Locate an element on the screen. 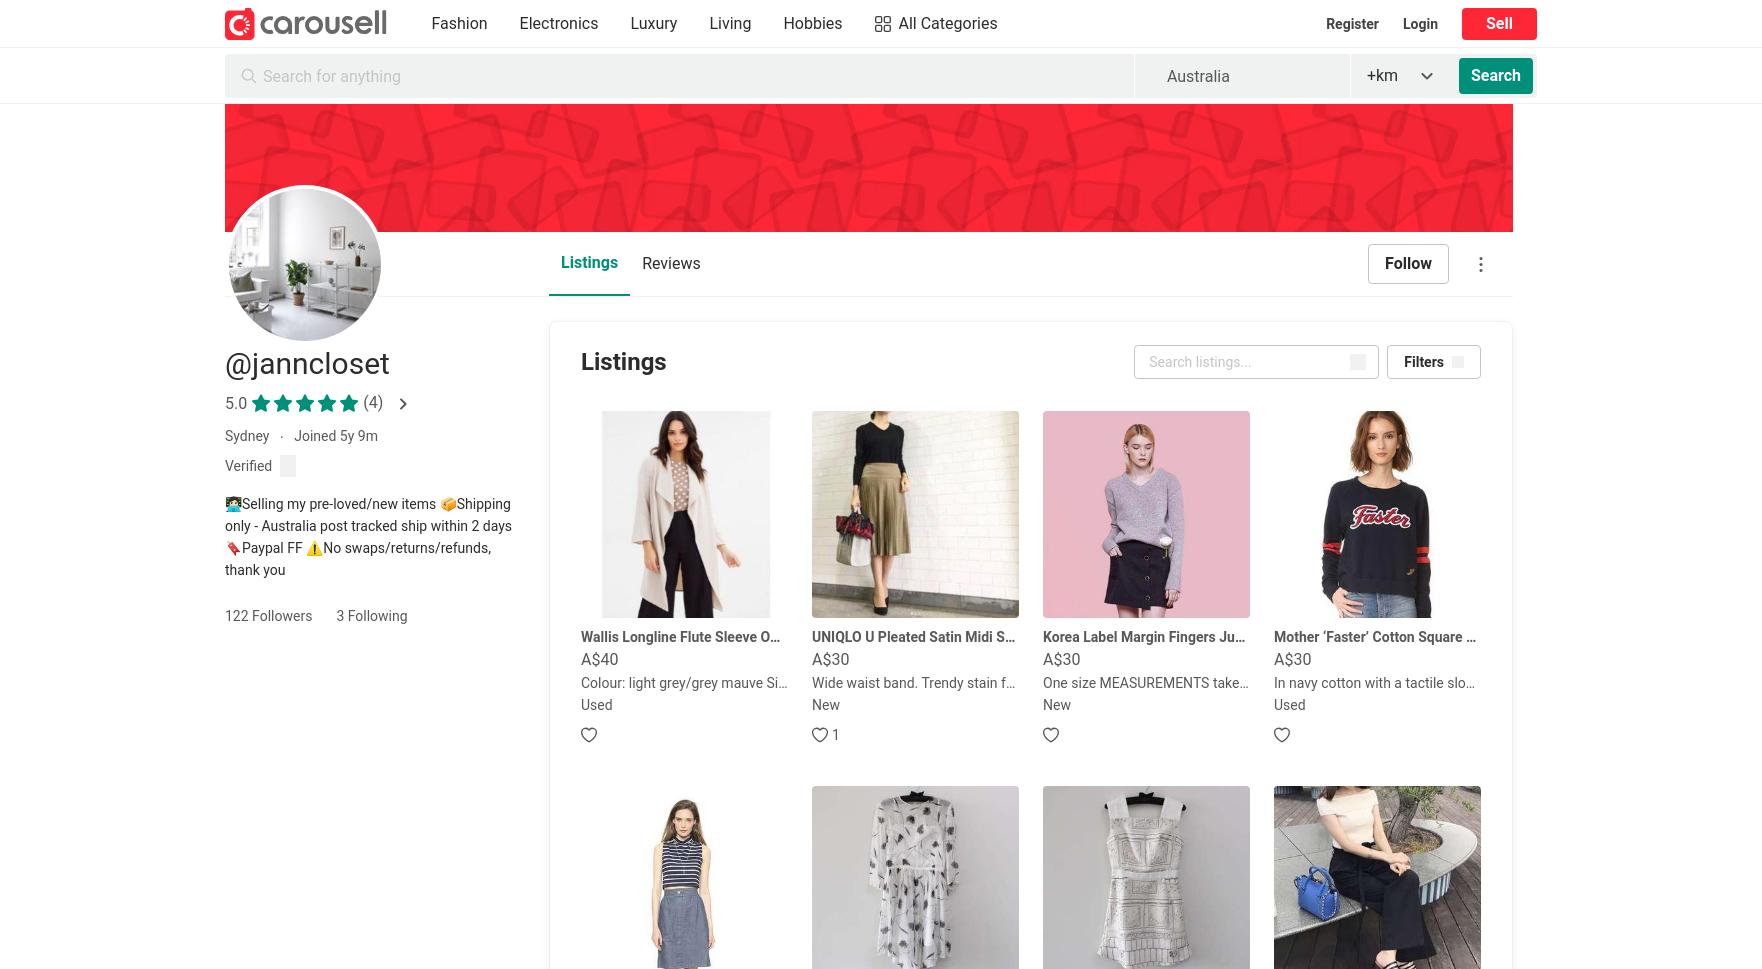  'Register' is located at coordinates (1350, 24).